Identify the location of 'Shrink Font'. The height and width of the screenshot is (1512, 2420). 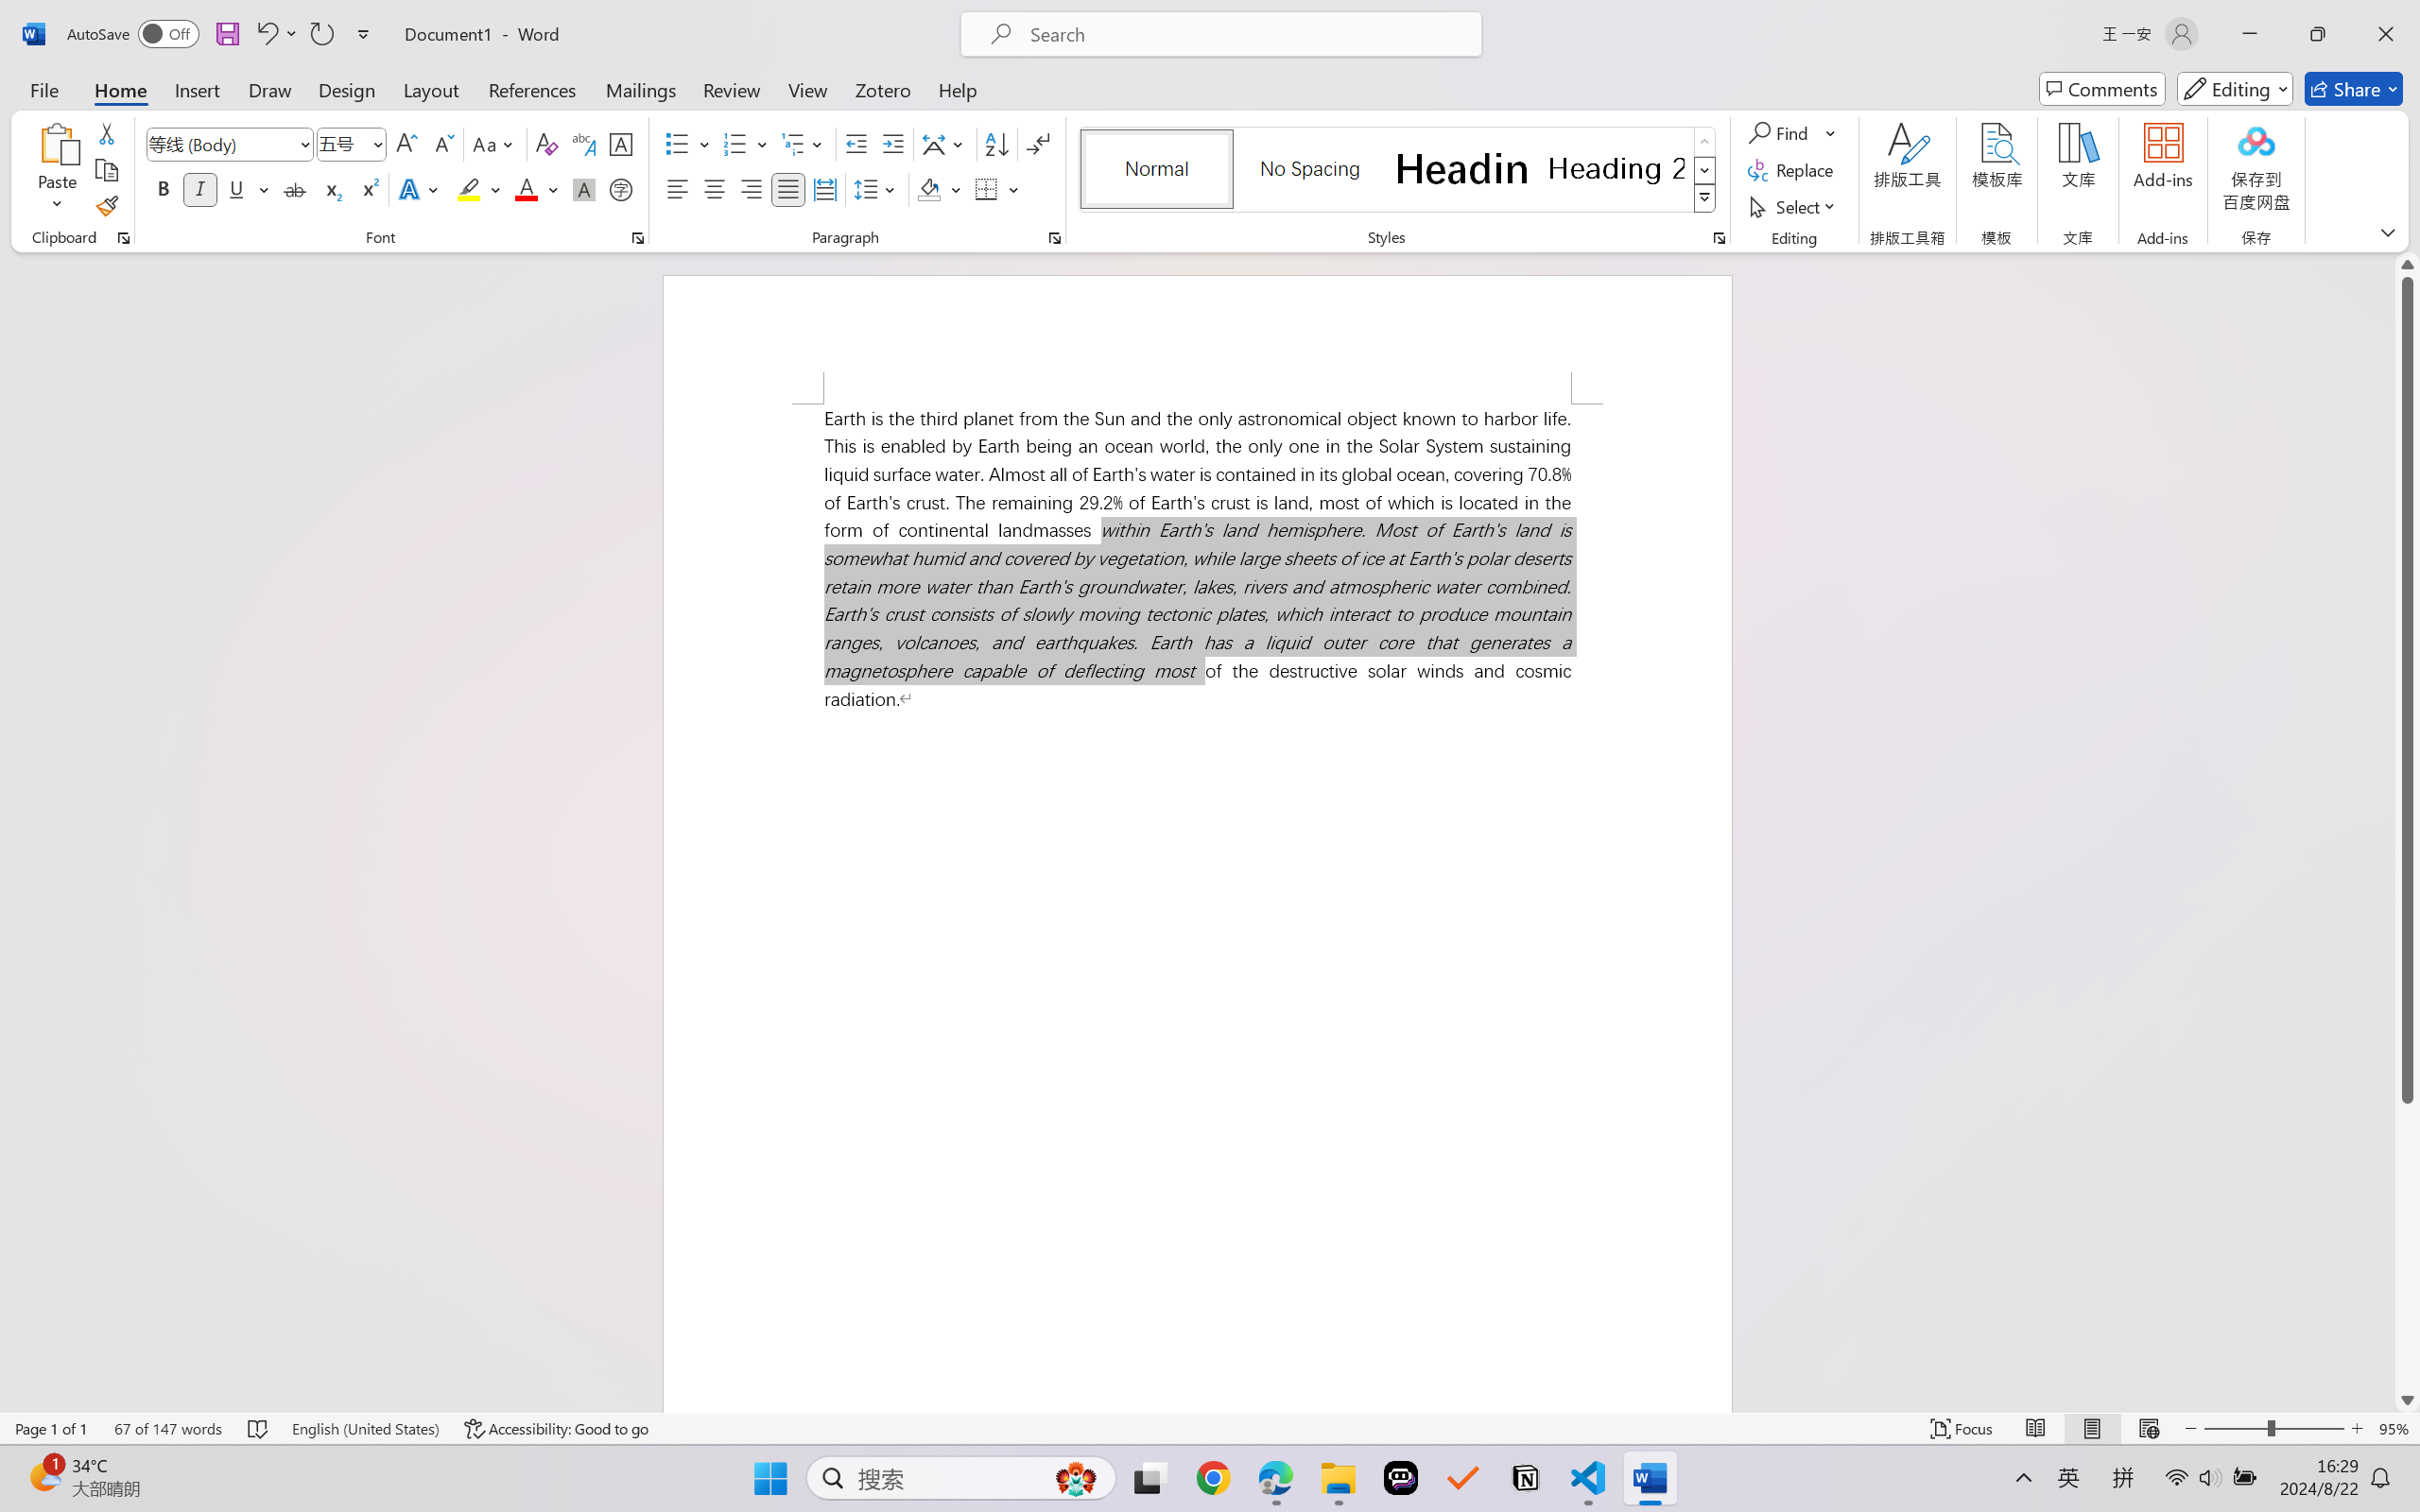
(441, 144).